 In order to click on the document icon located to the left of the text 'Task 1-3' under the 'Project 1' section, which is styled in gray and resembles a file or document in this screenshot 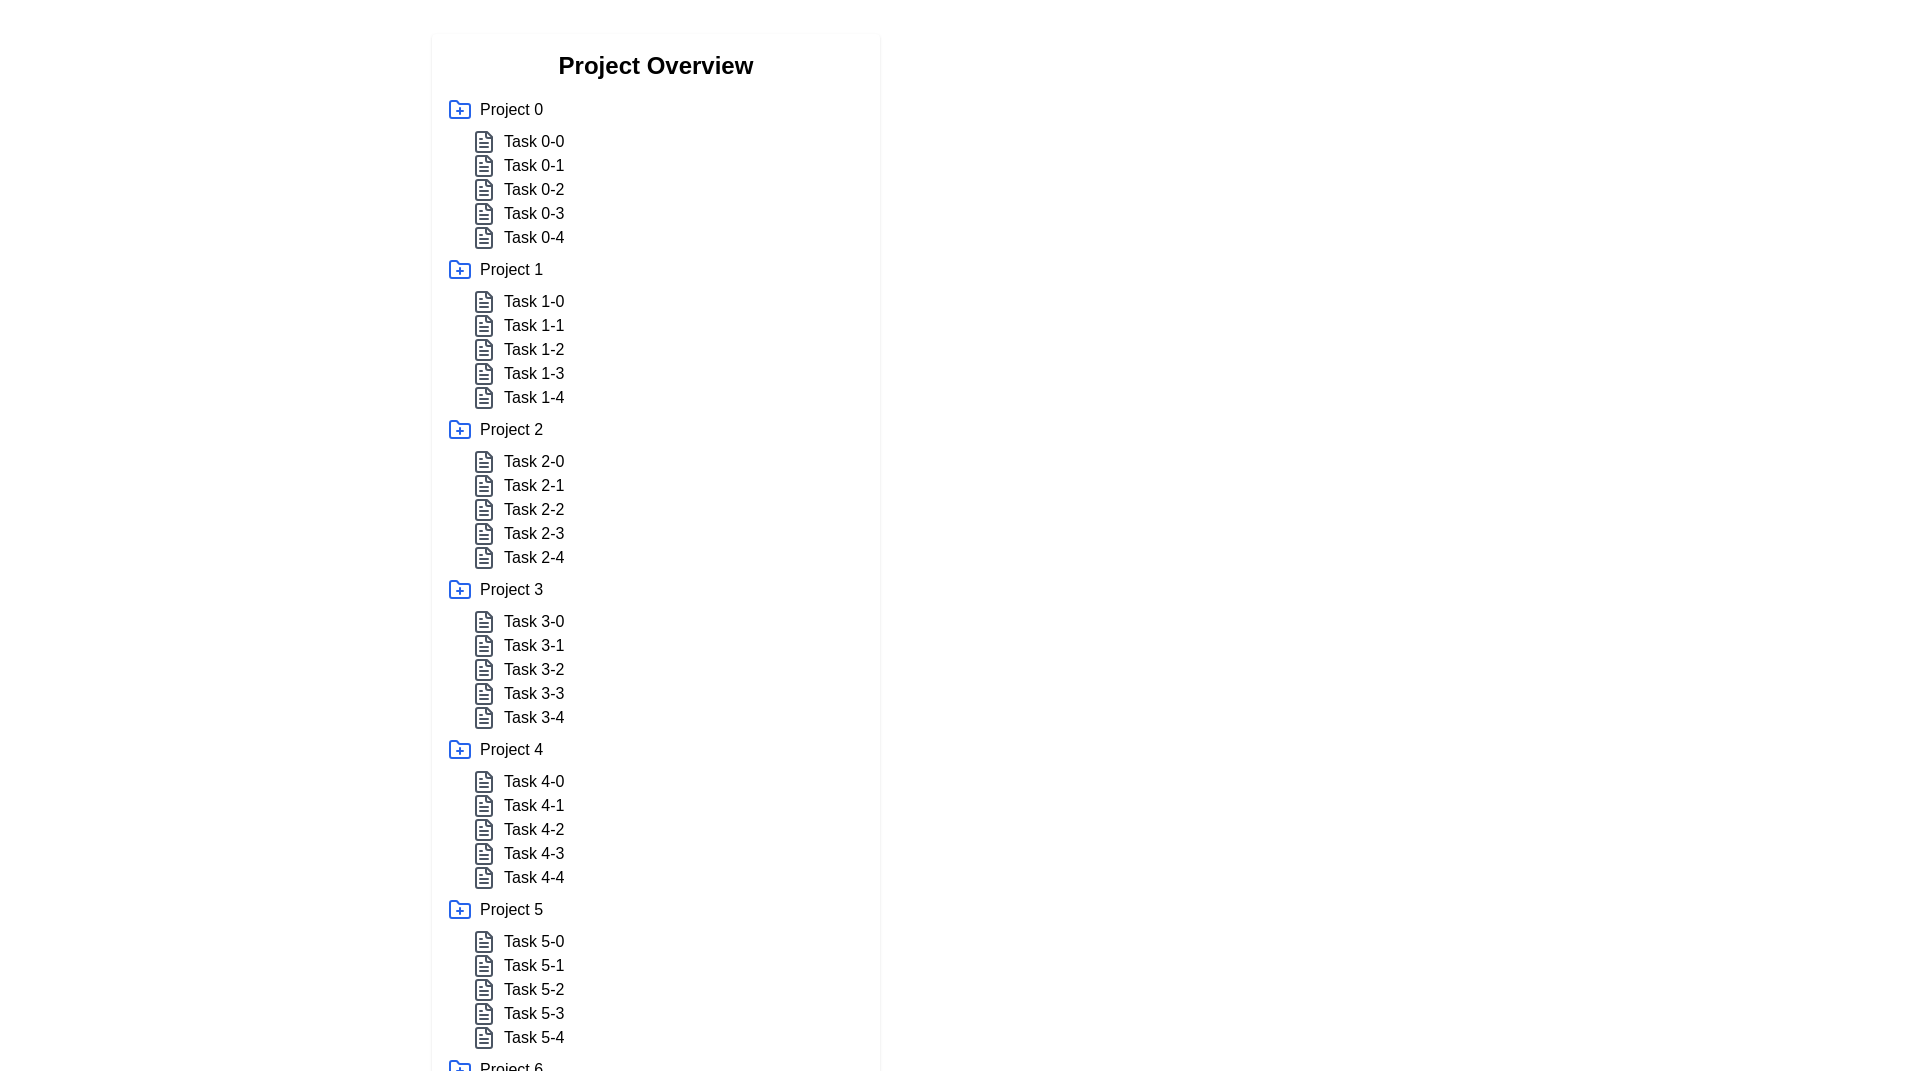, I will do `click(484, 374)`.